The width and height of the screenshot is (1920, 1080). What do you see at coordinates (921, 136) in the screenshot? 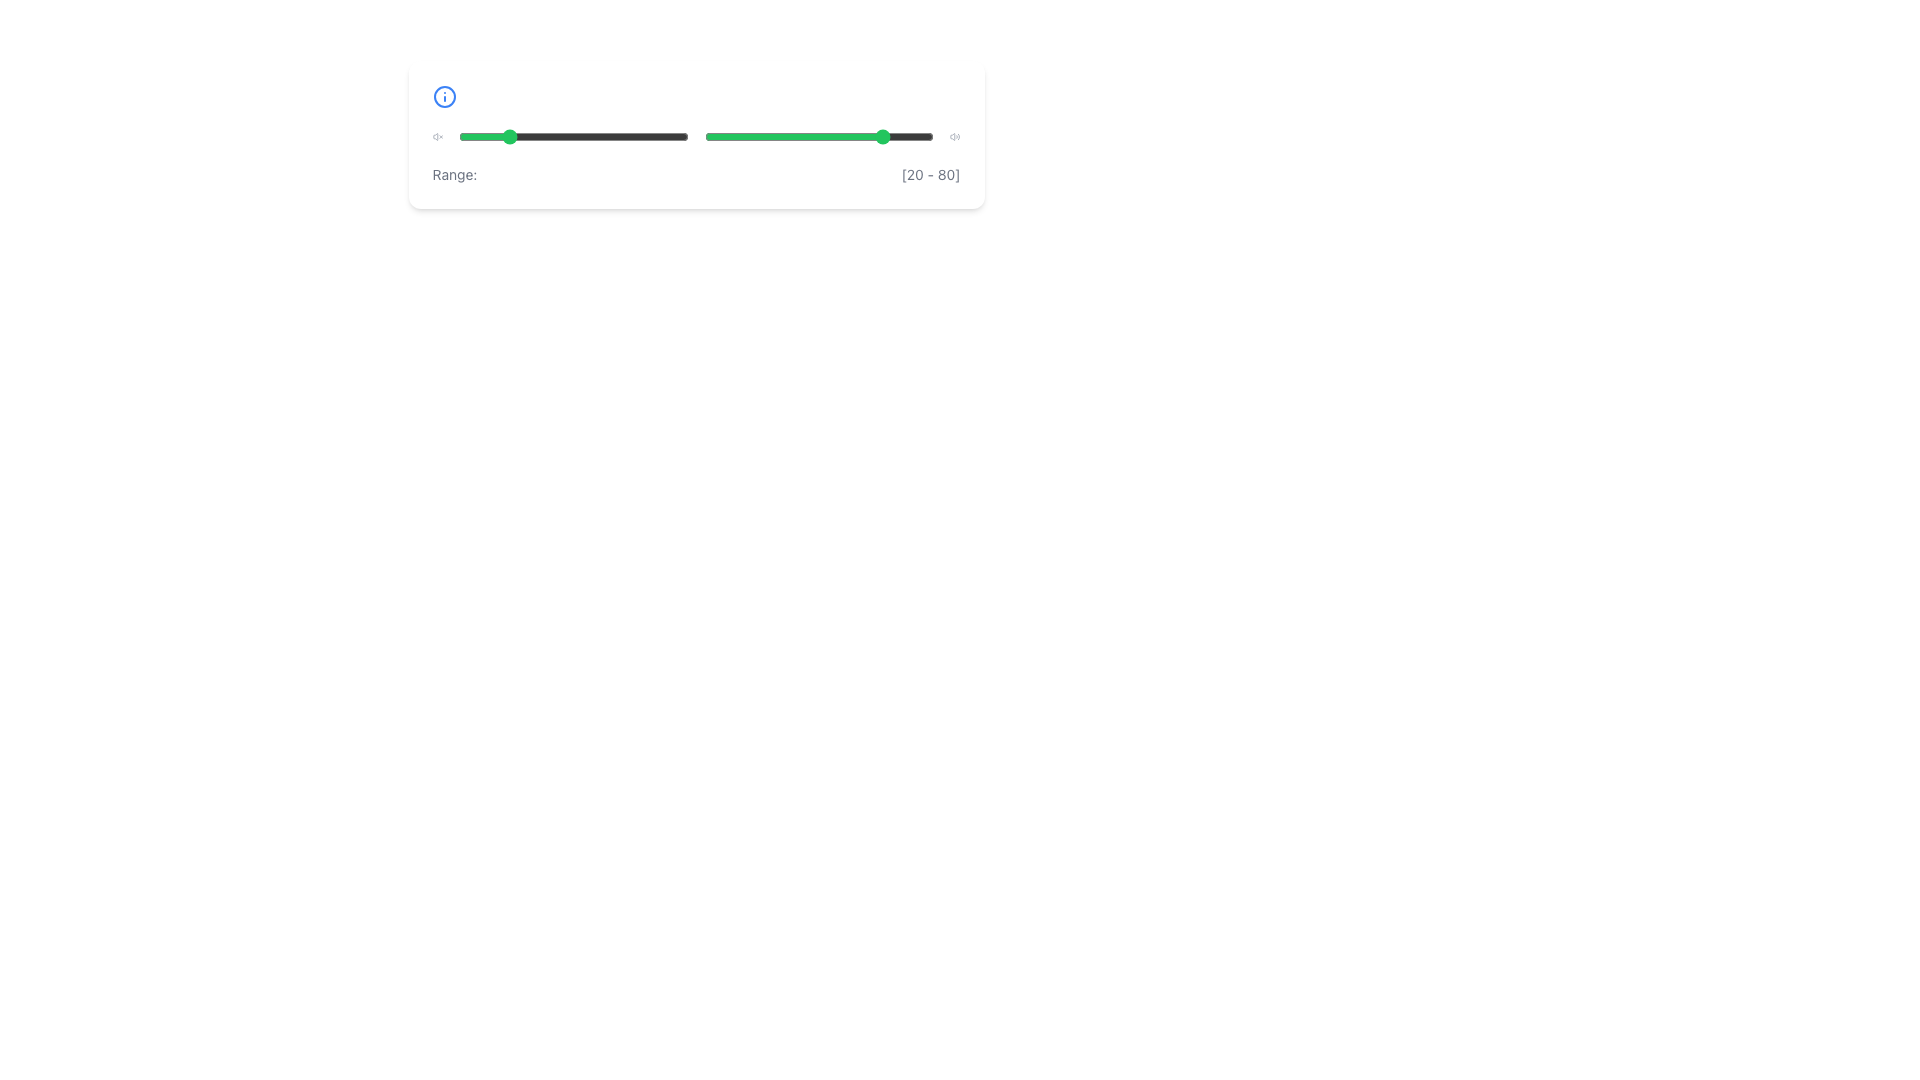
I see `the slider value` at bounding box center [921, 136].